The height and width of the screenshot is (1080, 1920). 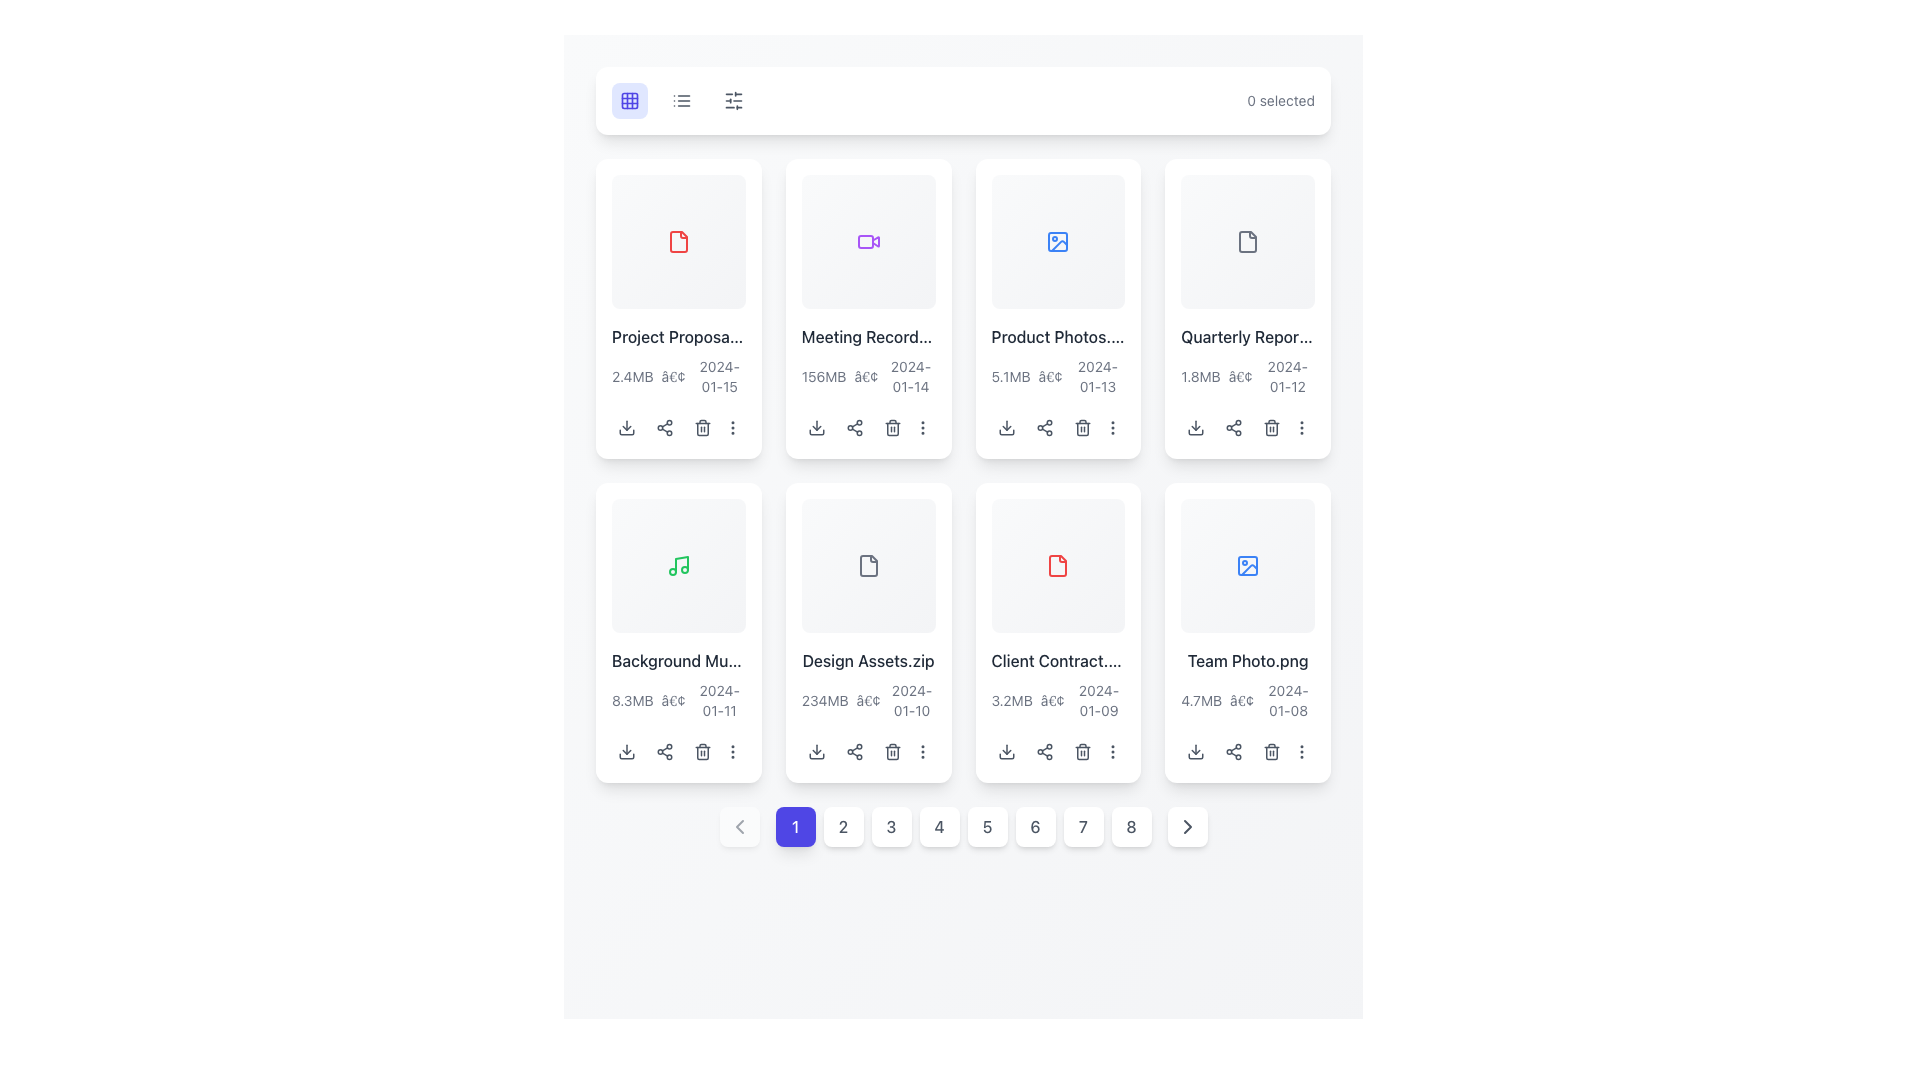 I want to click on the file item card labeled 'Meeting Recording.mp4' in the grid layout, so click(x=868, y=308).